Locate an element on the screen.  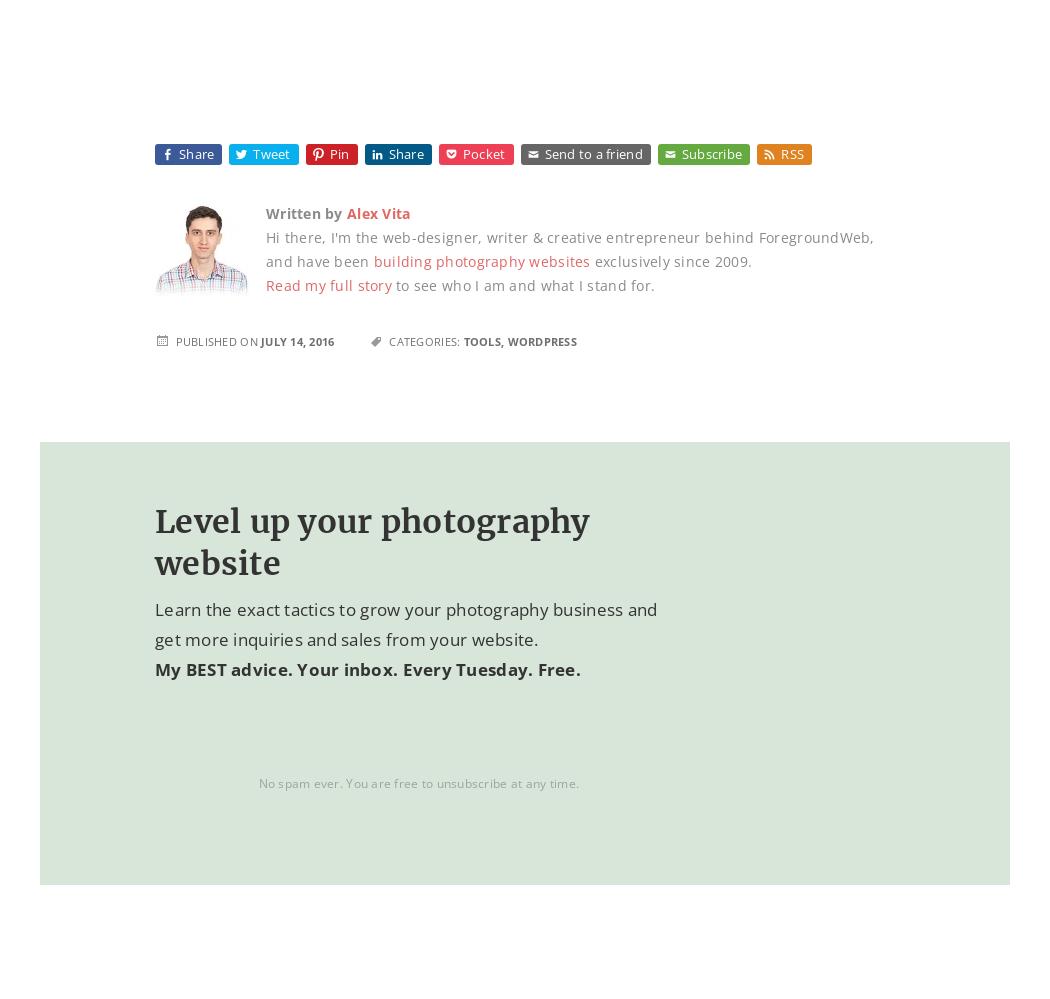
'Send to a friend' is located at coordinates (592, 154).